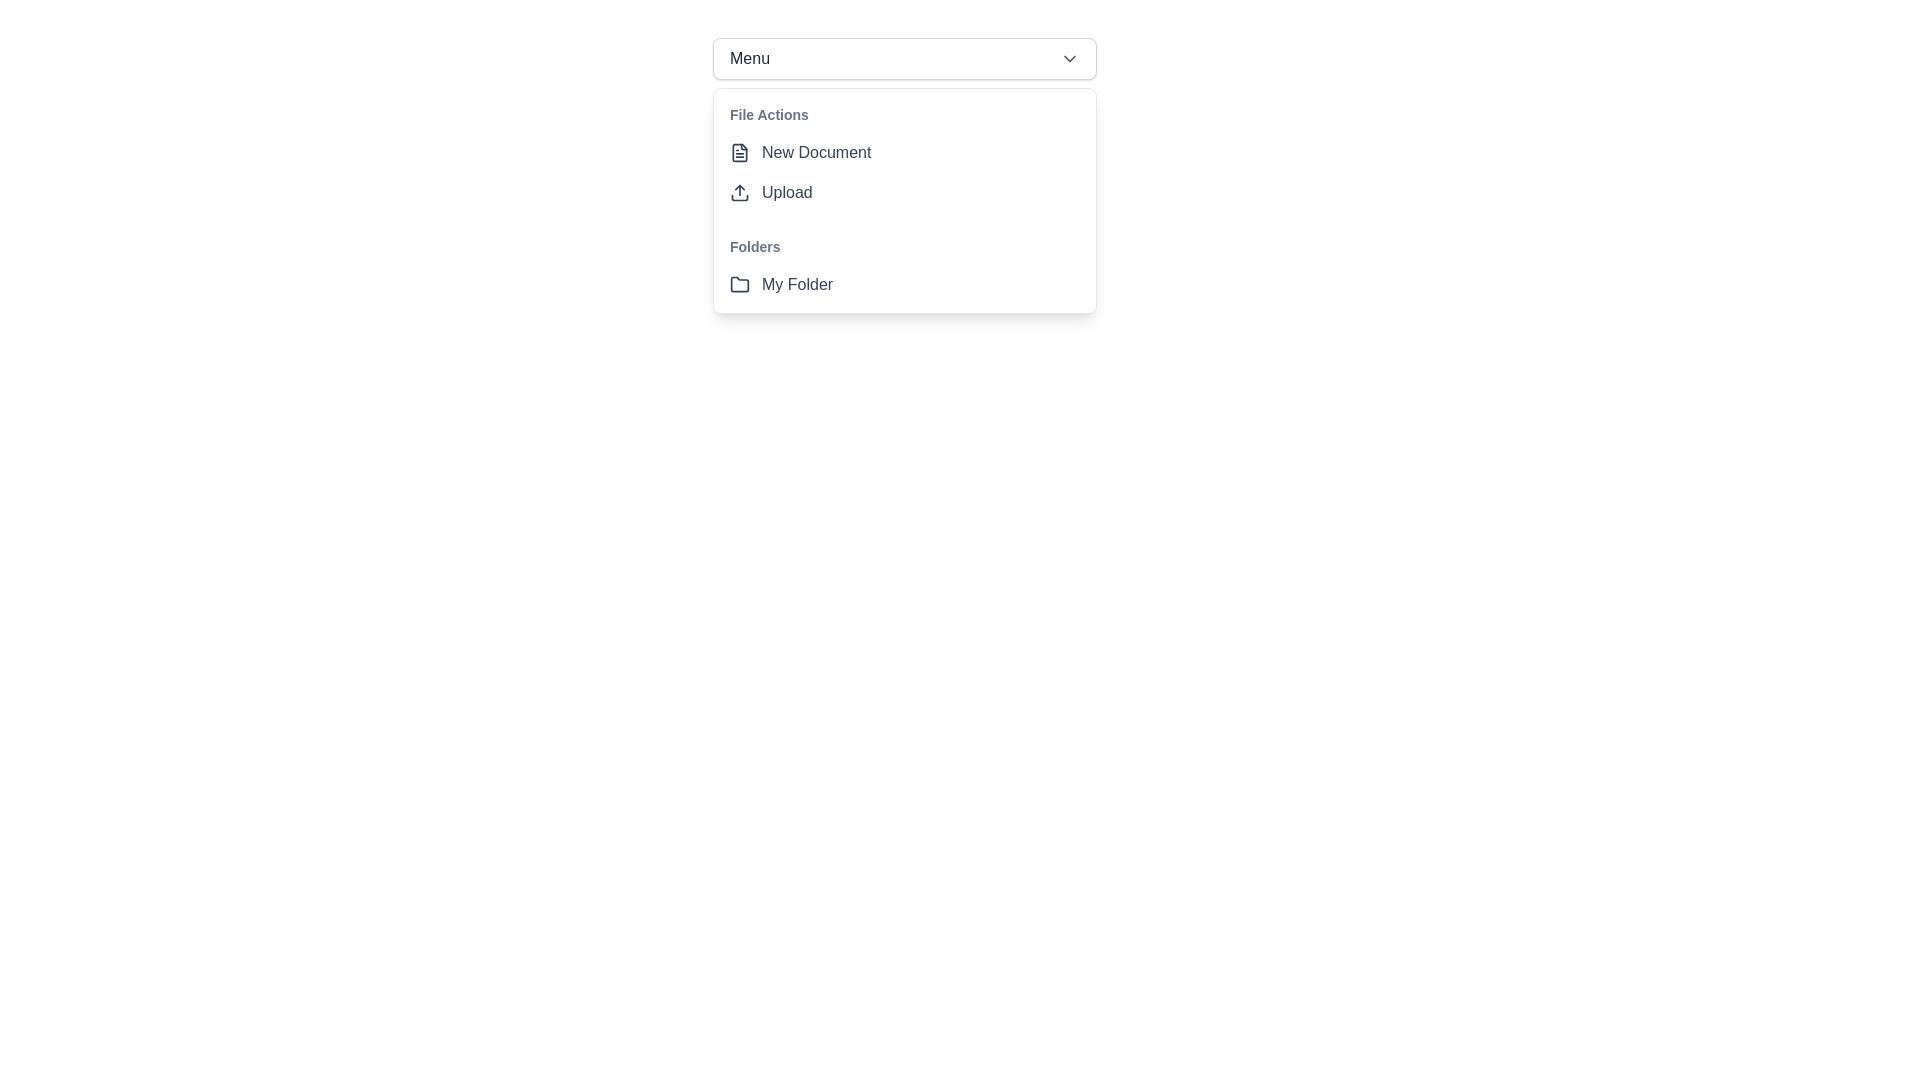 The height and width of the screenshot is (1080, 1920). I want to click on the outlined folder icon located in the 'My Folder' row of the dropdown list, so click(738, 285).